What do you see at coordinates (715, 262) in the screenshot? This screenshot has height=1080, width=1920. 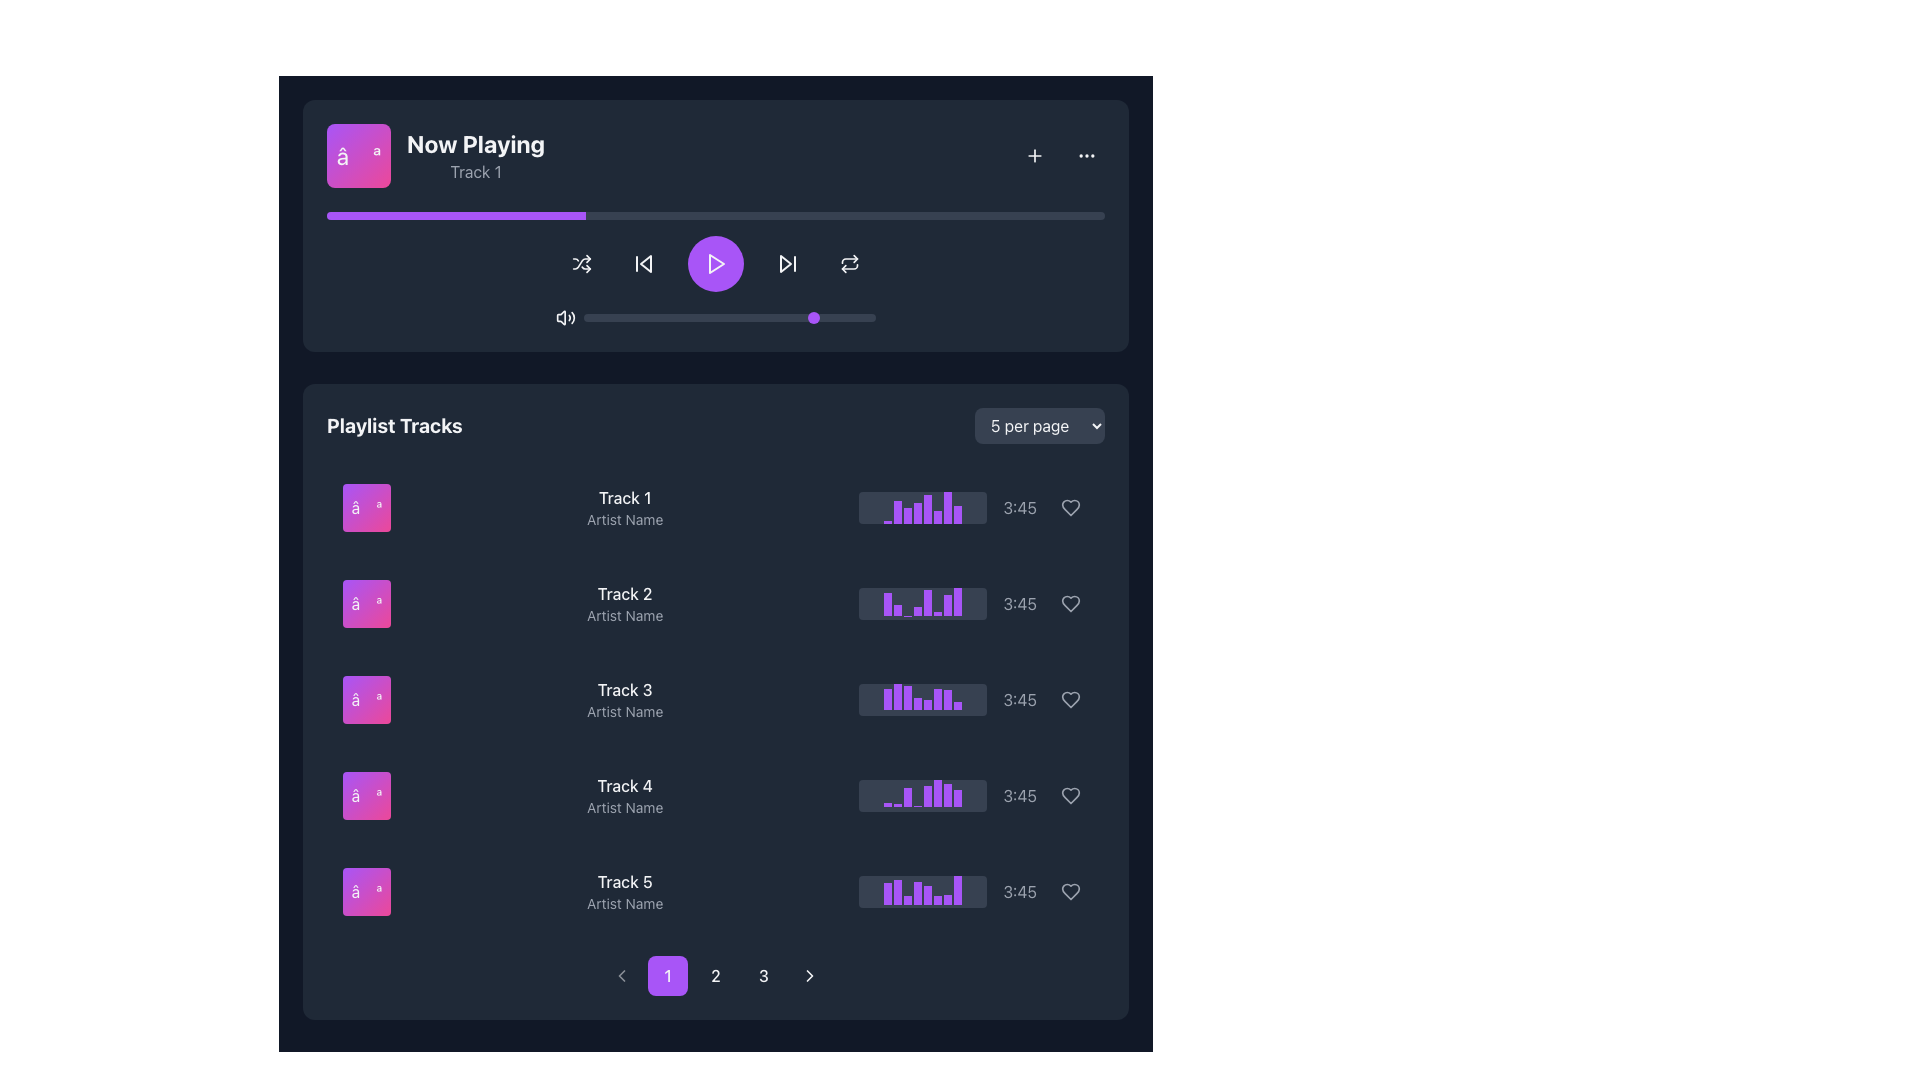 I see `the triangular play-shaped button with a purple background located in the control area of the media player interface under the 'Now Playing' section` at bounding box center [715, 262].